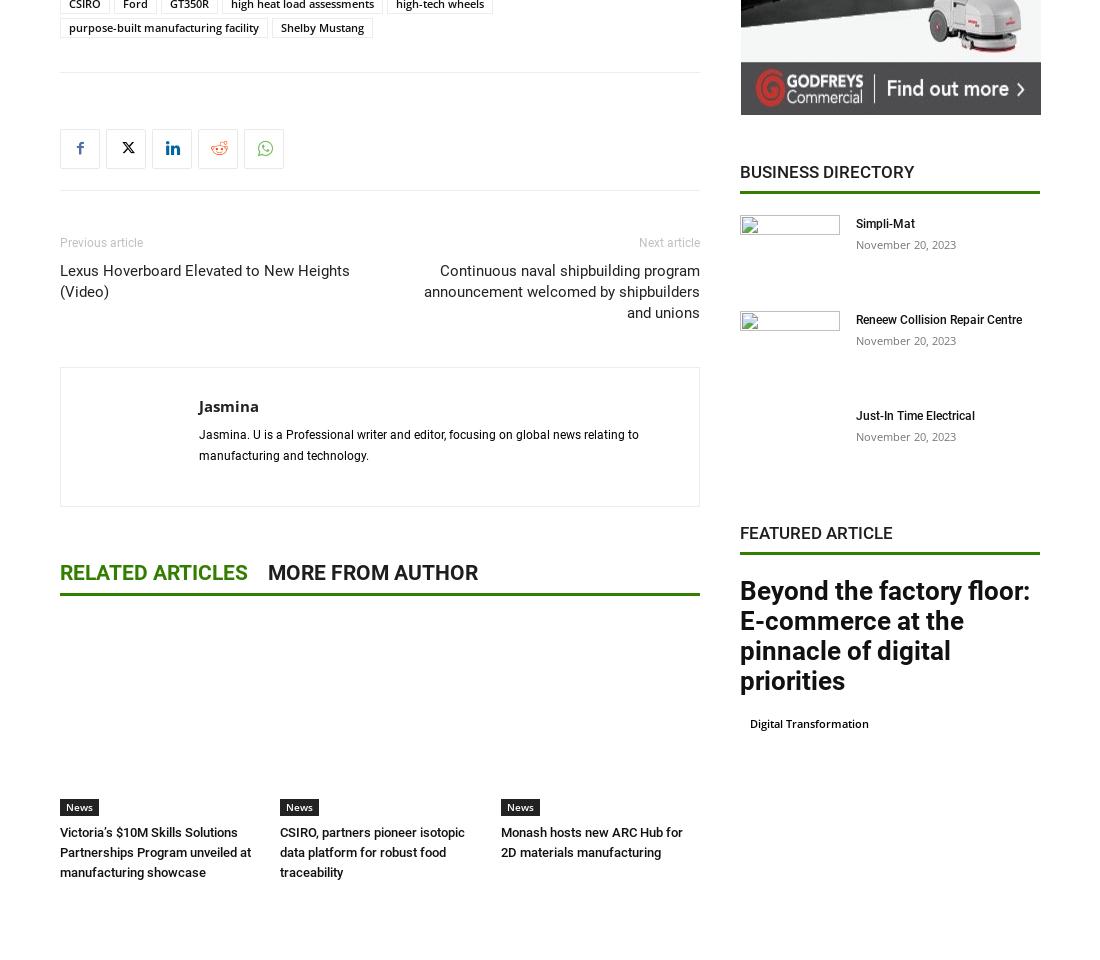  Describe the element at coordinates (499, 841) in the screenshot. I see `'Monash hosts new ARC Hub for 2D materials manufacturing'` at that location.